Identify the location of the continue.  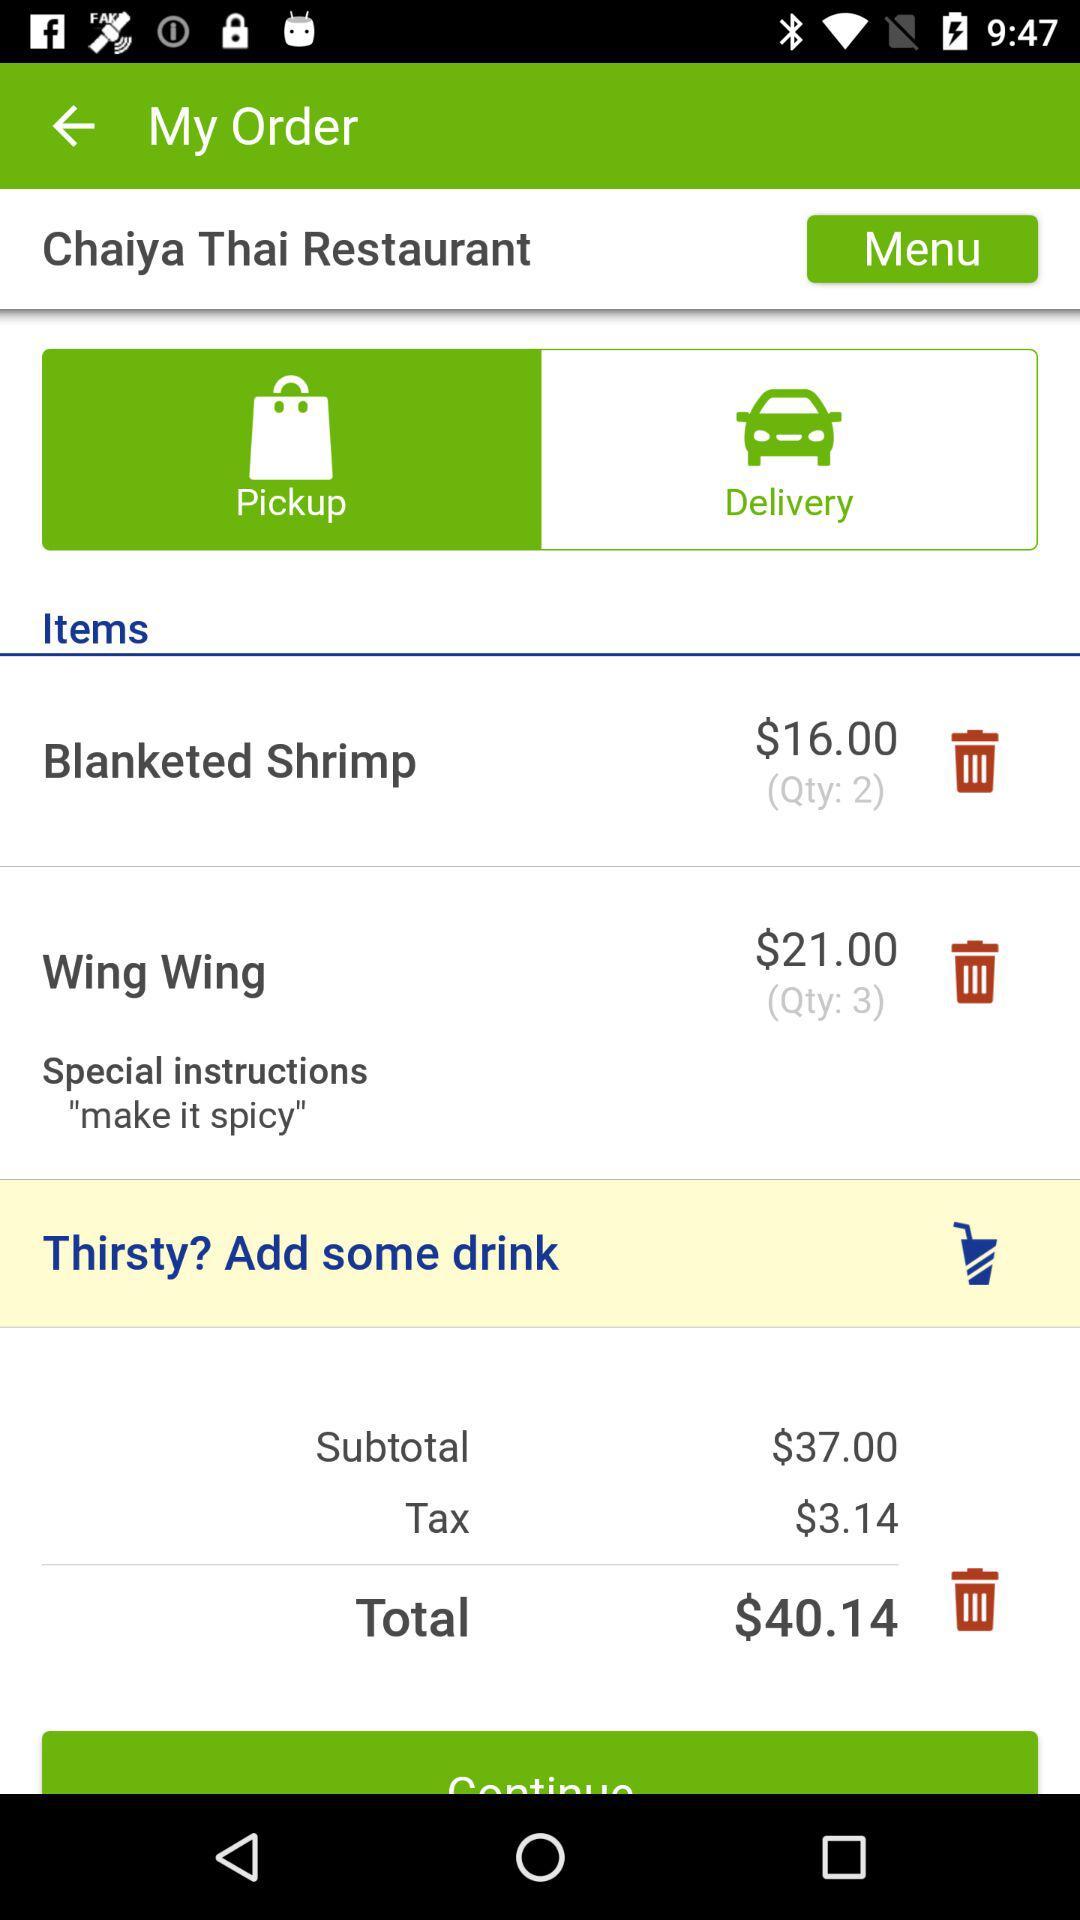
(540, 1762).